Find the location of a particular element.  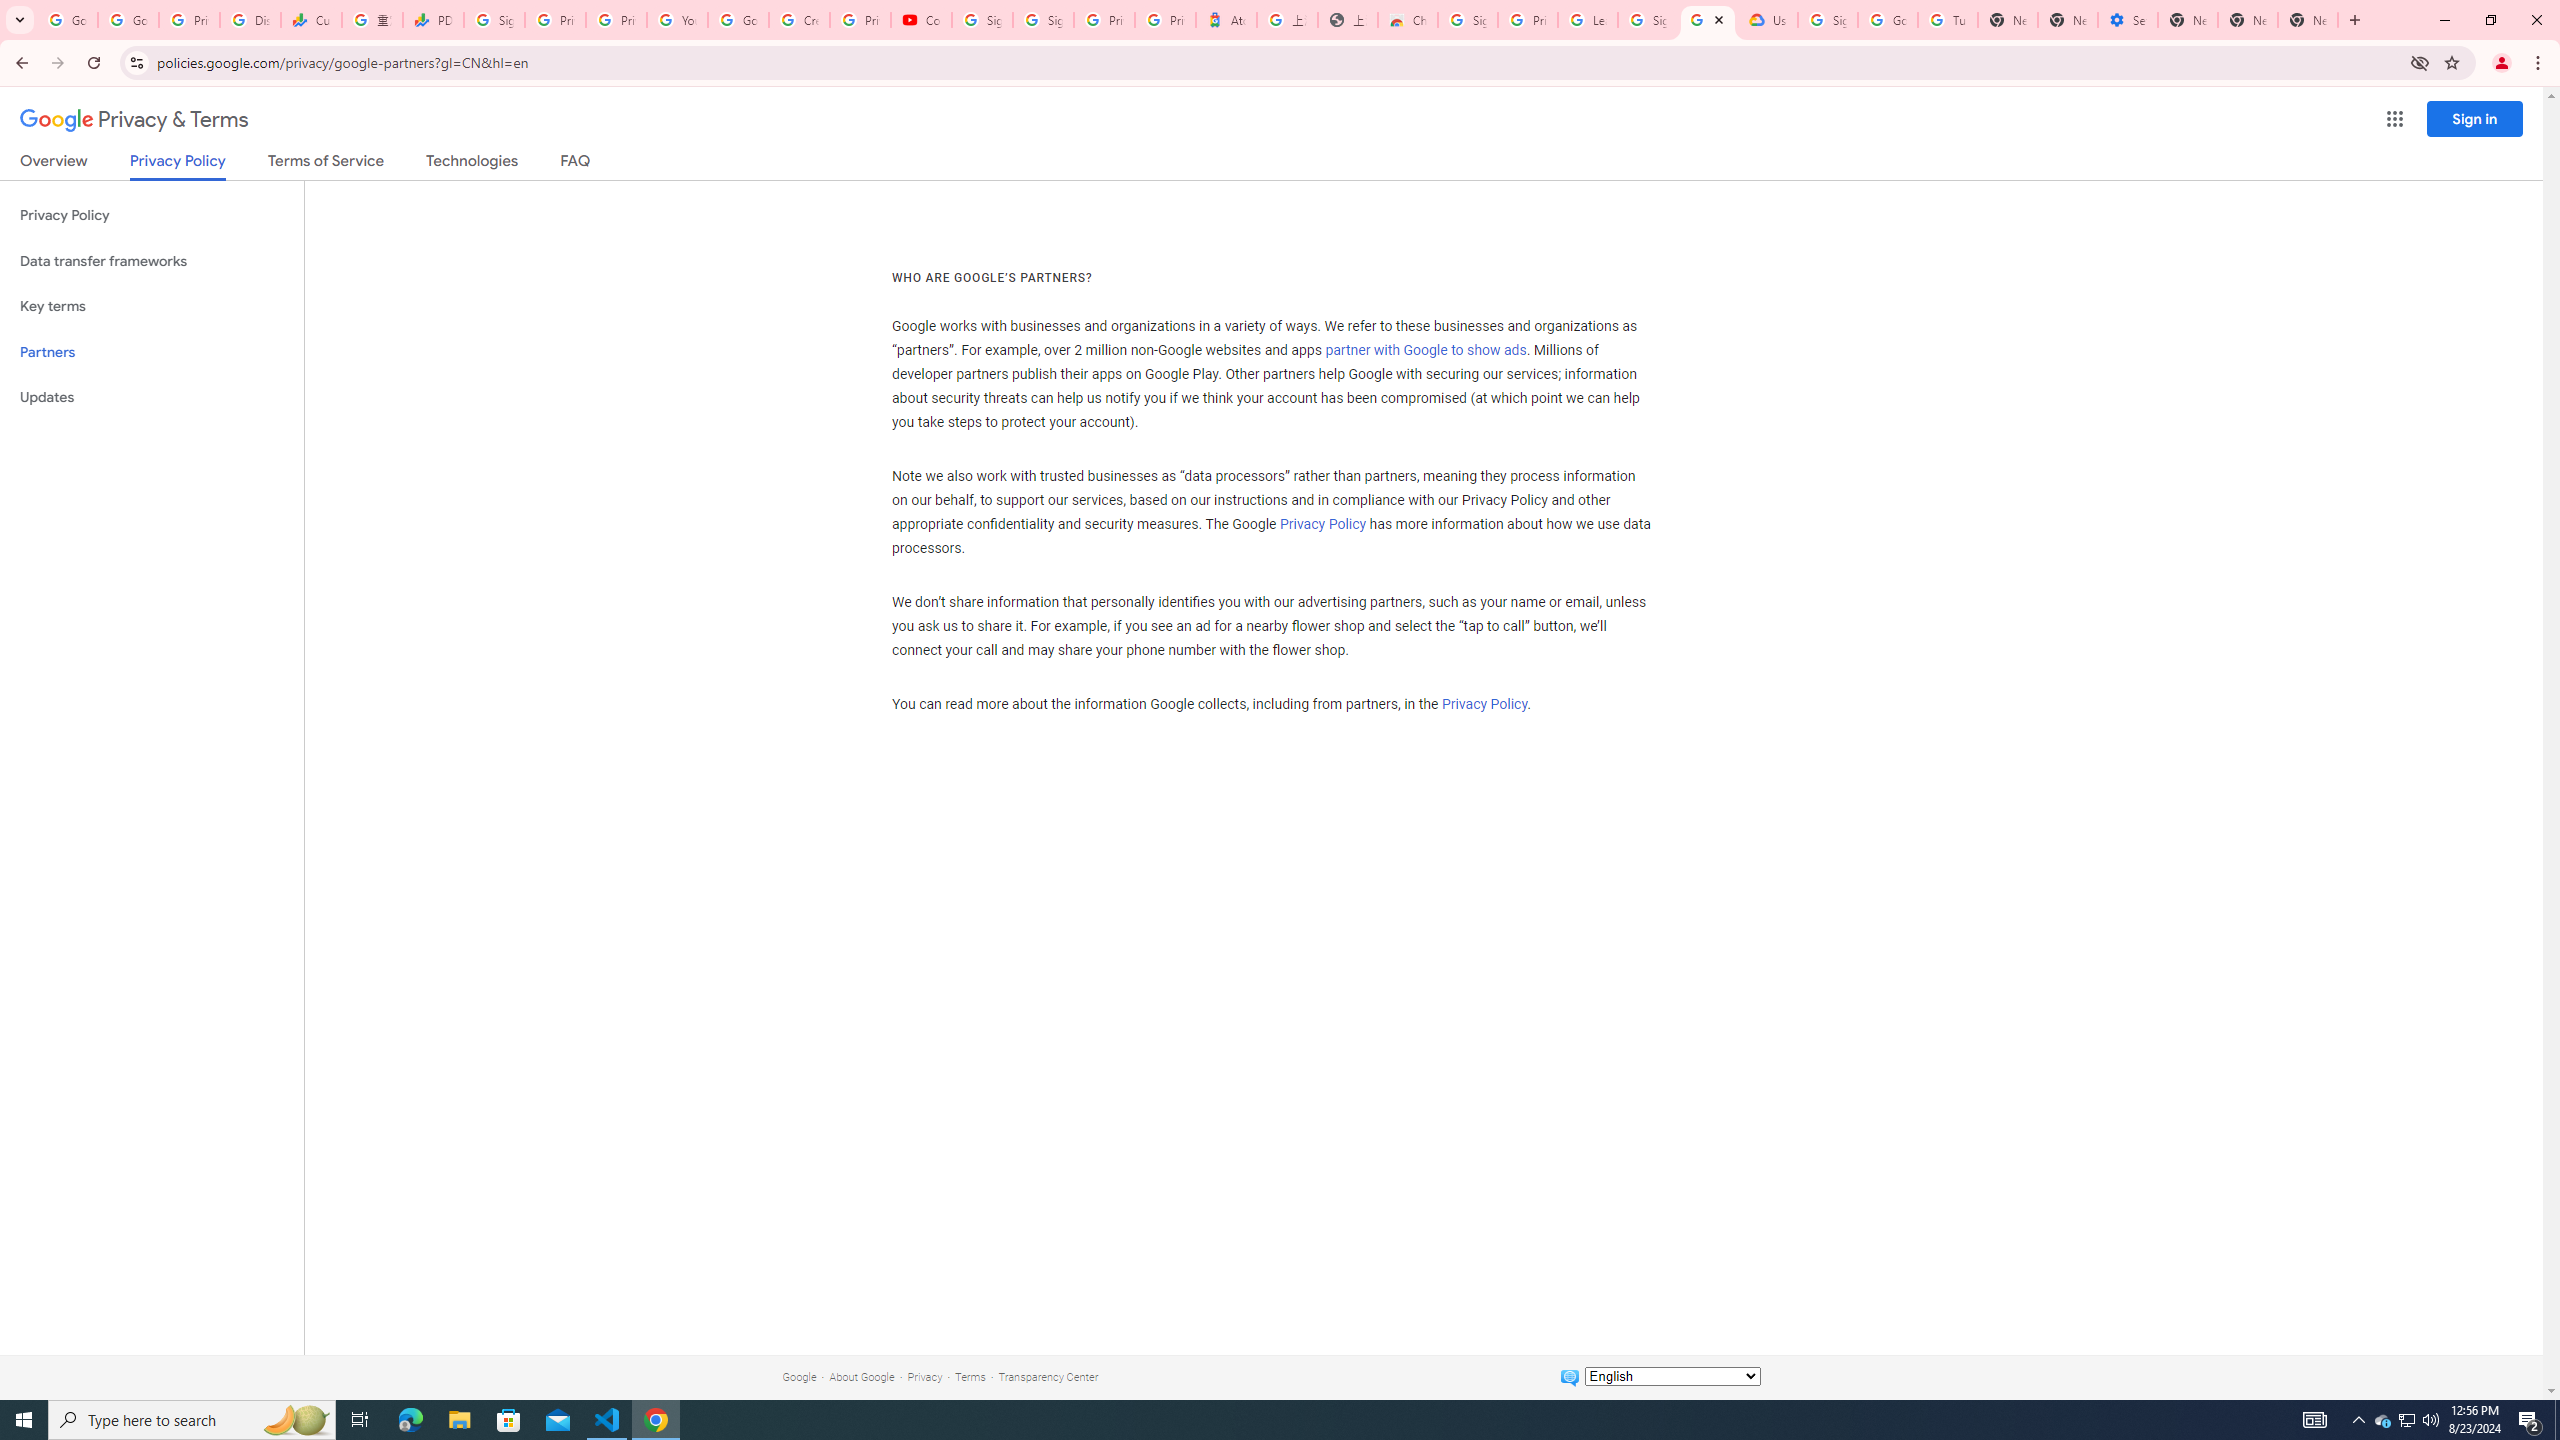

'Sign in - Google Accounts' is located at coordinates (1647, 19).